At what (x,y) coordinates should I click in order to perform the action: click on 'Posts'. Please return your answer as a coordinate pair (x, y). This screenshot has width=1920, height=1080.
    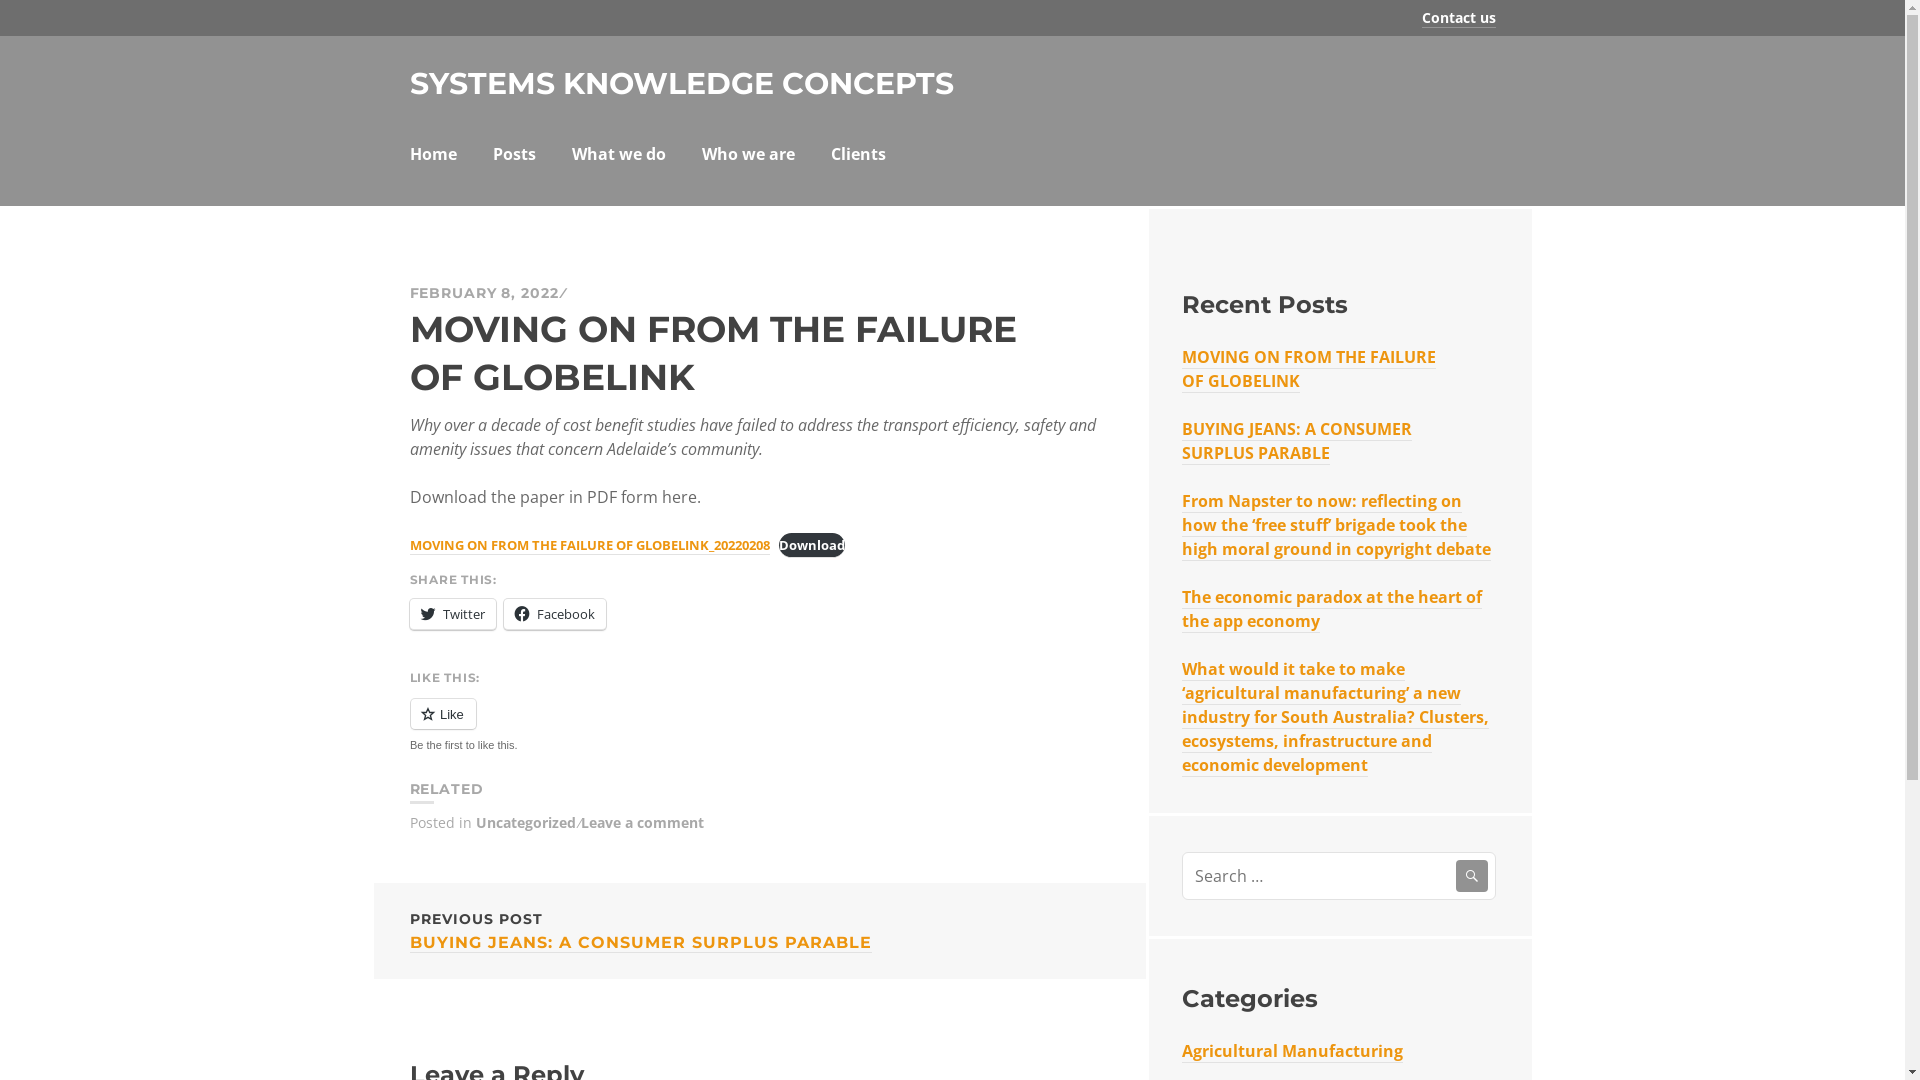
    Looking at the image, I should click on (513, 155).